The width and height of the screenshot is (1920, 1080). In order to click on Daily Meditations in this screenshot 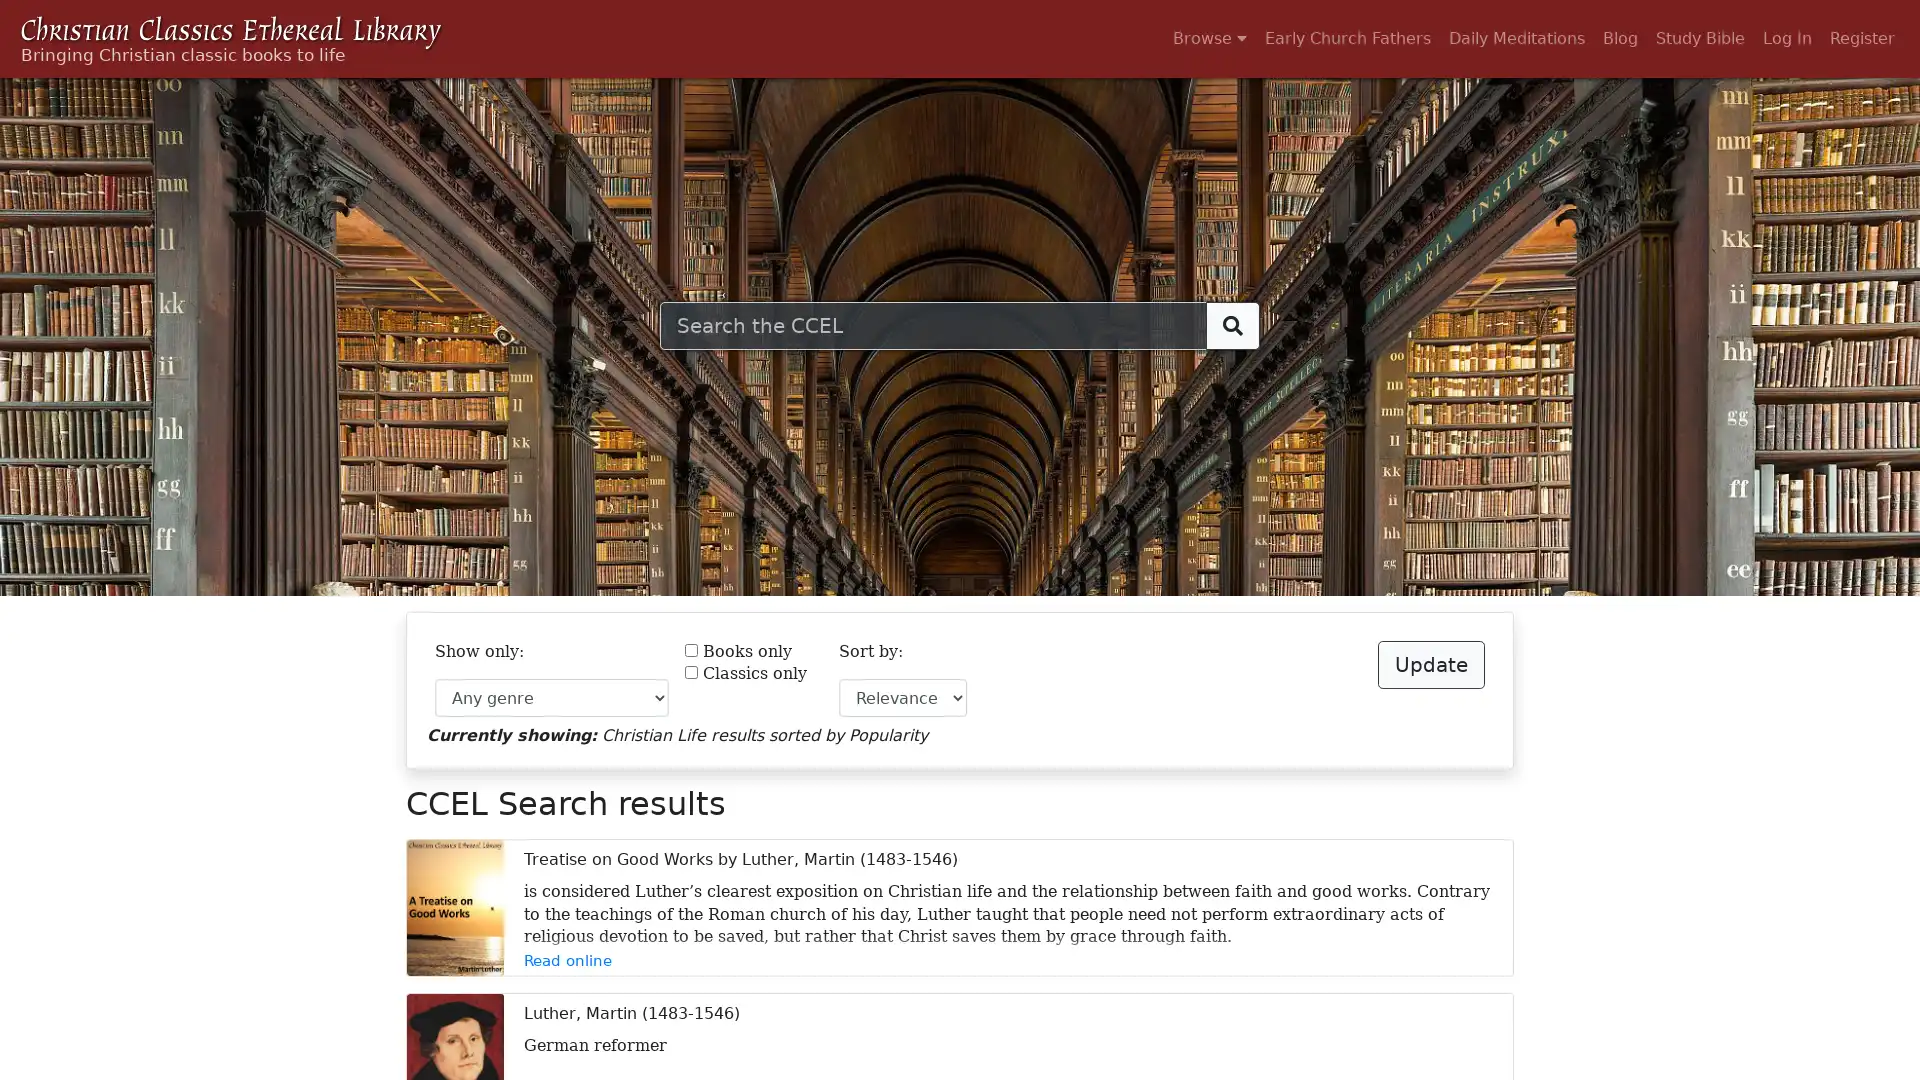, I will do `click(1516, 38)`.